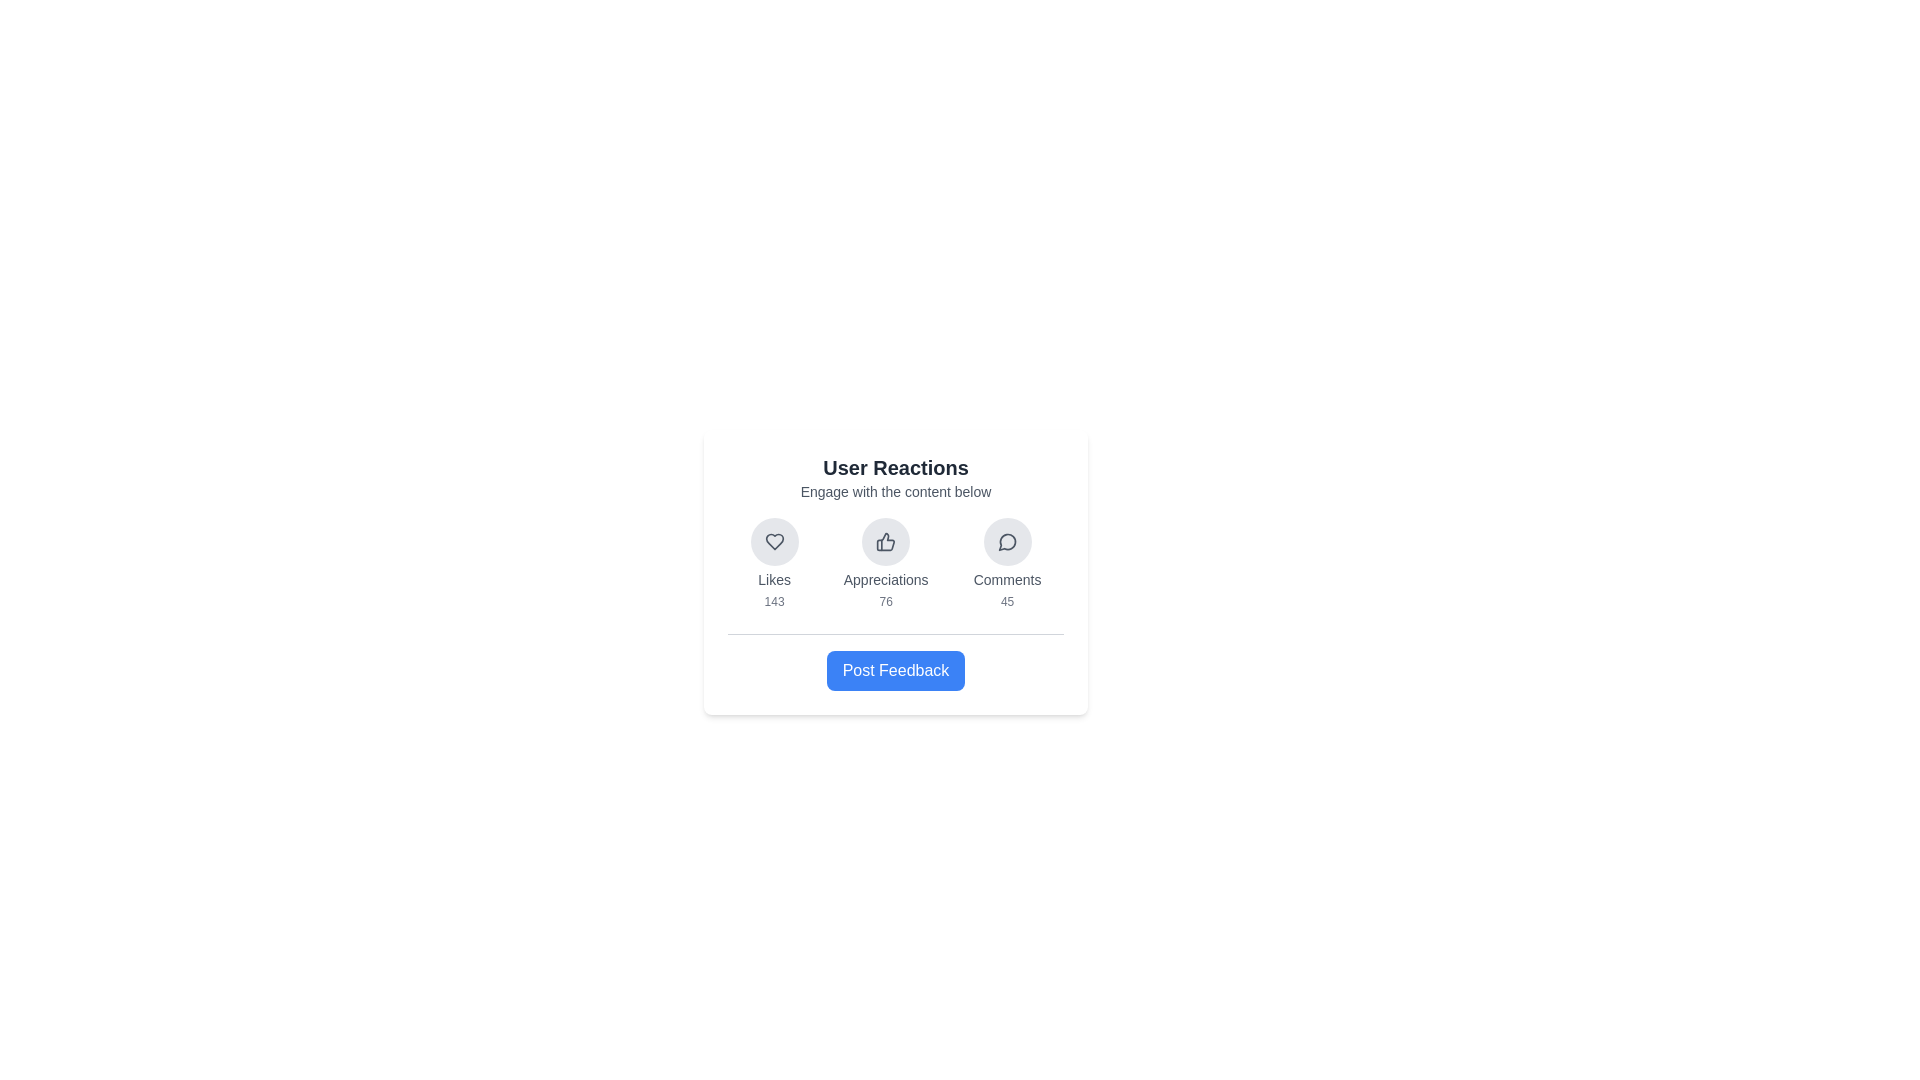 The width and height of the screenshot is (1920, 1080). What do you see at coordinates (895, 492) in the screenshot?
I see `the static text element that conveys the message 'Engage with the content below', located directly beneath the title 'User Reactions'` at bounding box center [895, 492].